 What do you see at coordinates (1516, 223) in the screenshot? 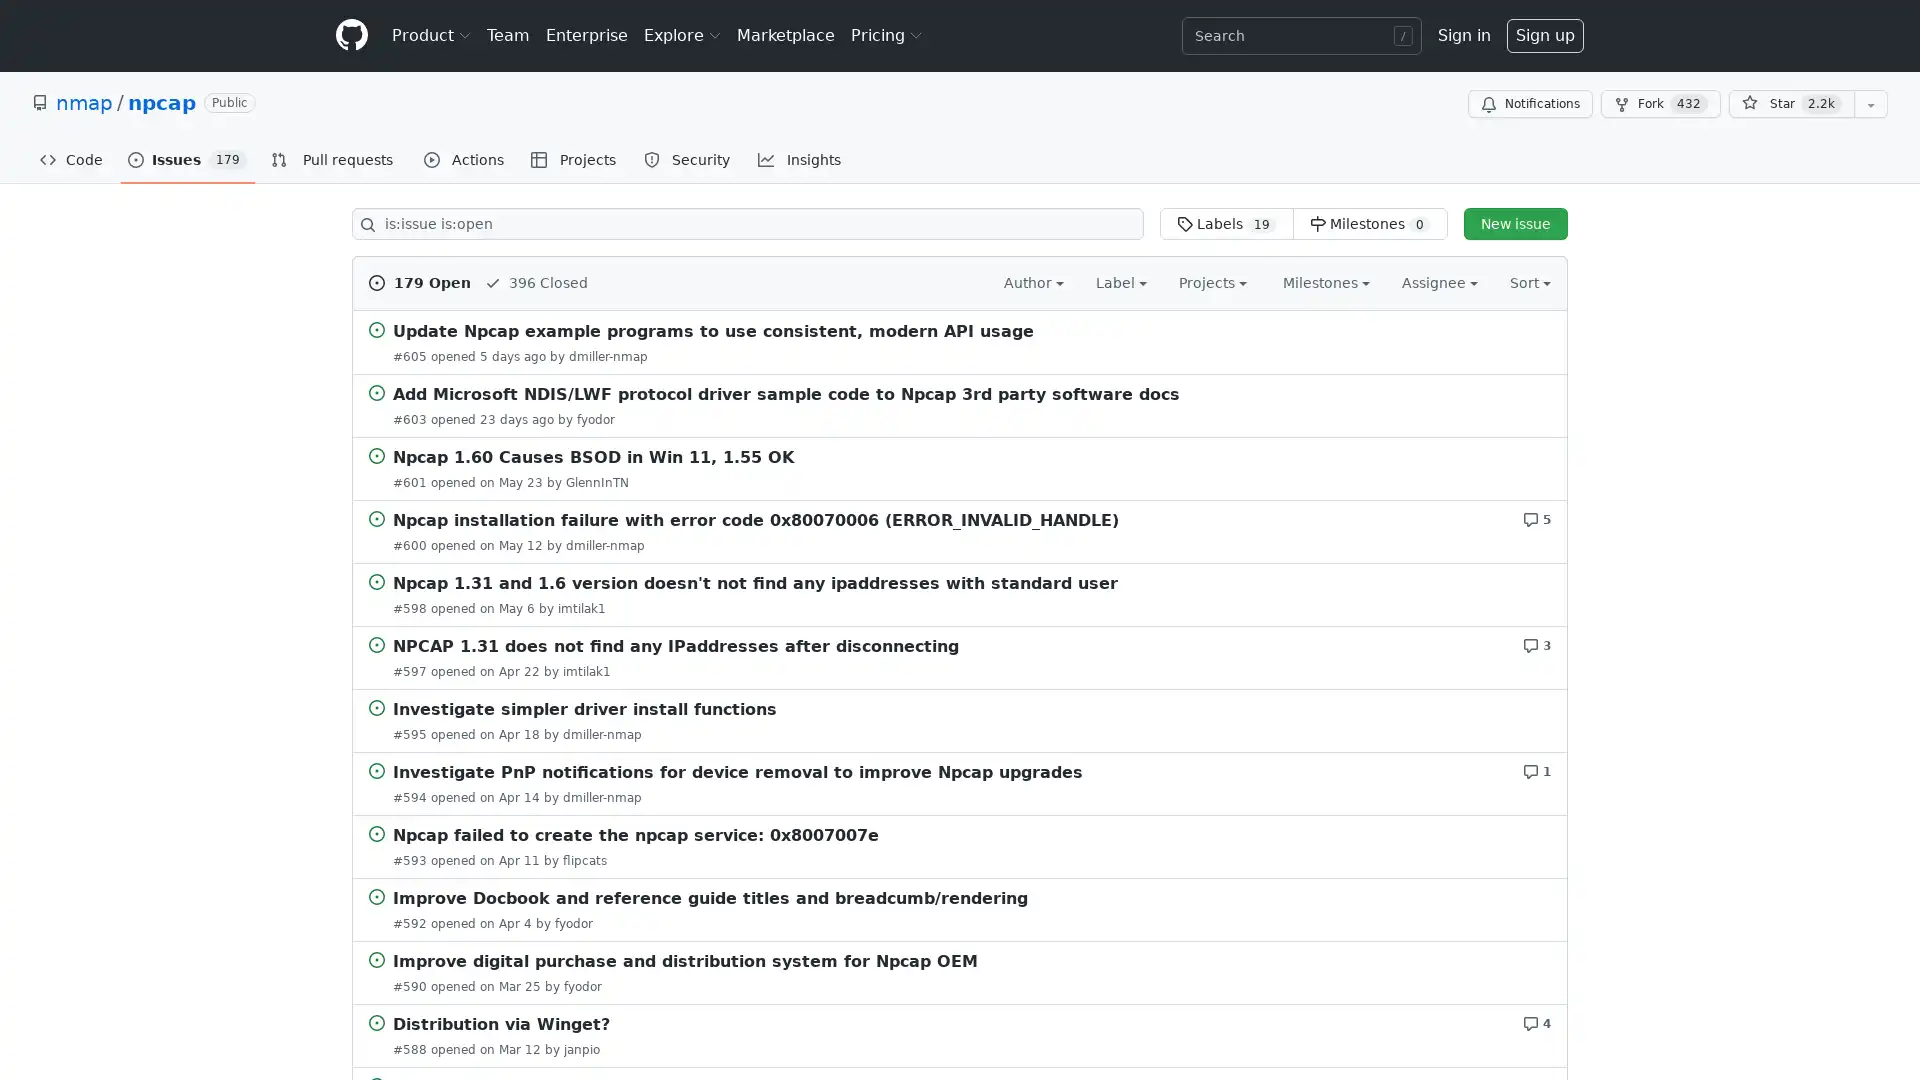
I see `New issue` at bounding box center [1516, 223].